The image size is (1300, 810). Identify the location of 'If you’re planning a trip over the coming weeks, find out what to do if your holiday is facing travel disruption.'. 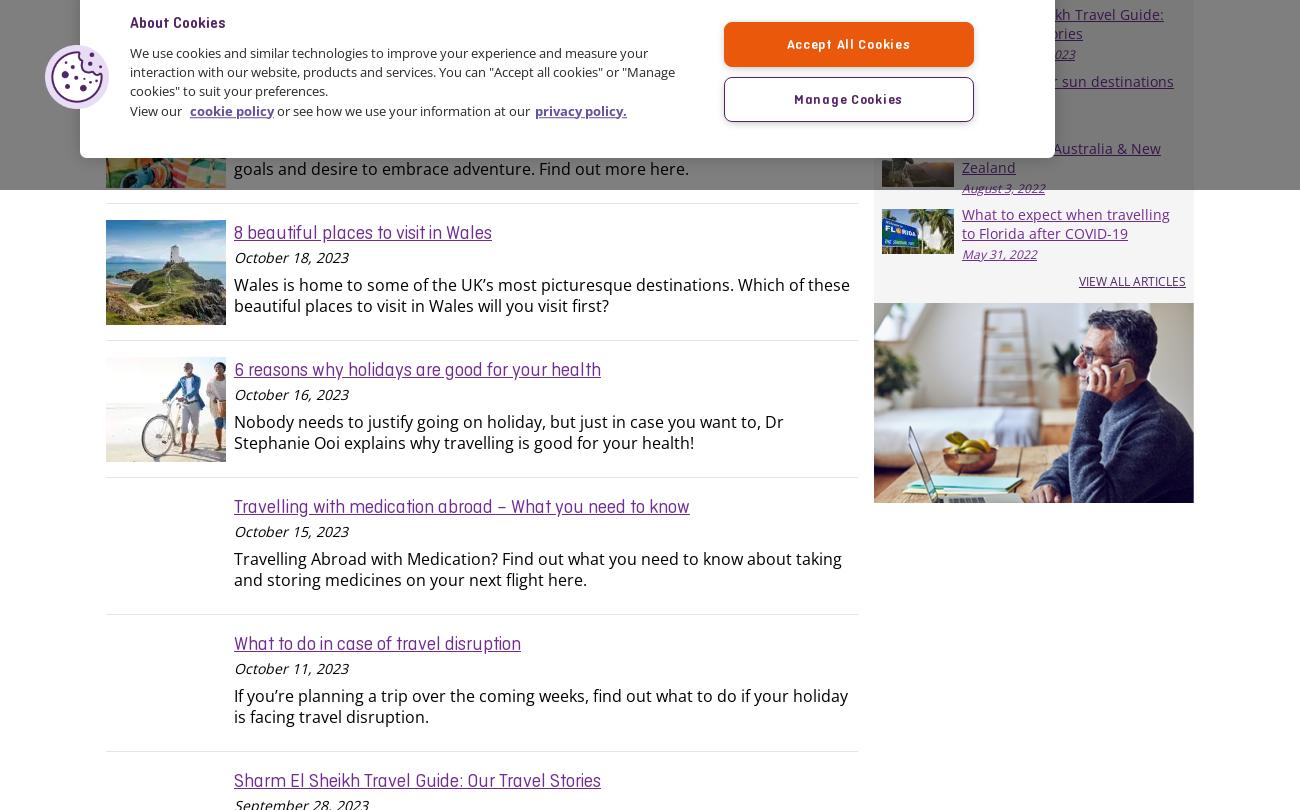
(233, 704).